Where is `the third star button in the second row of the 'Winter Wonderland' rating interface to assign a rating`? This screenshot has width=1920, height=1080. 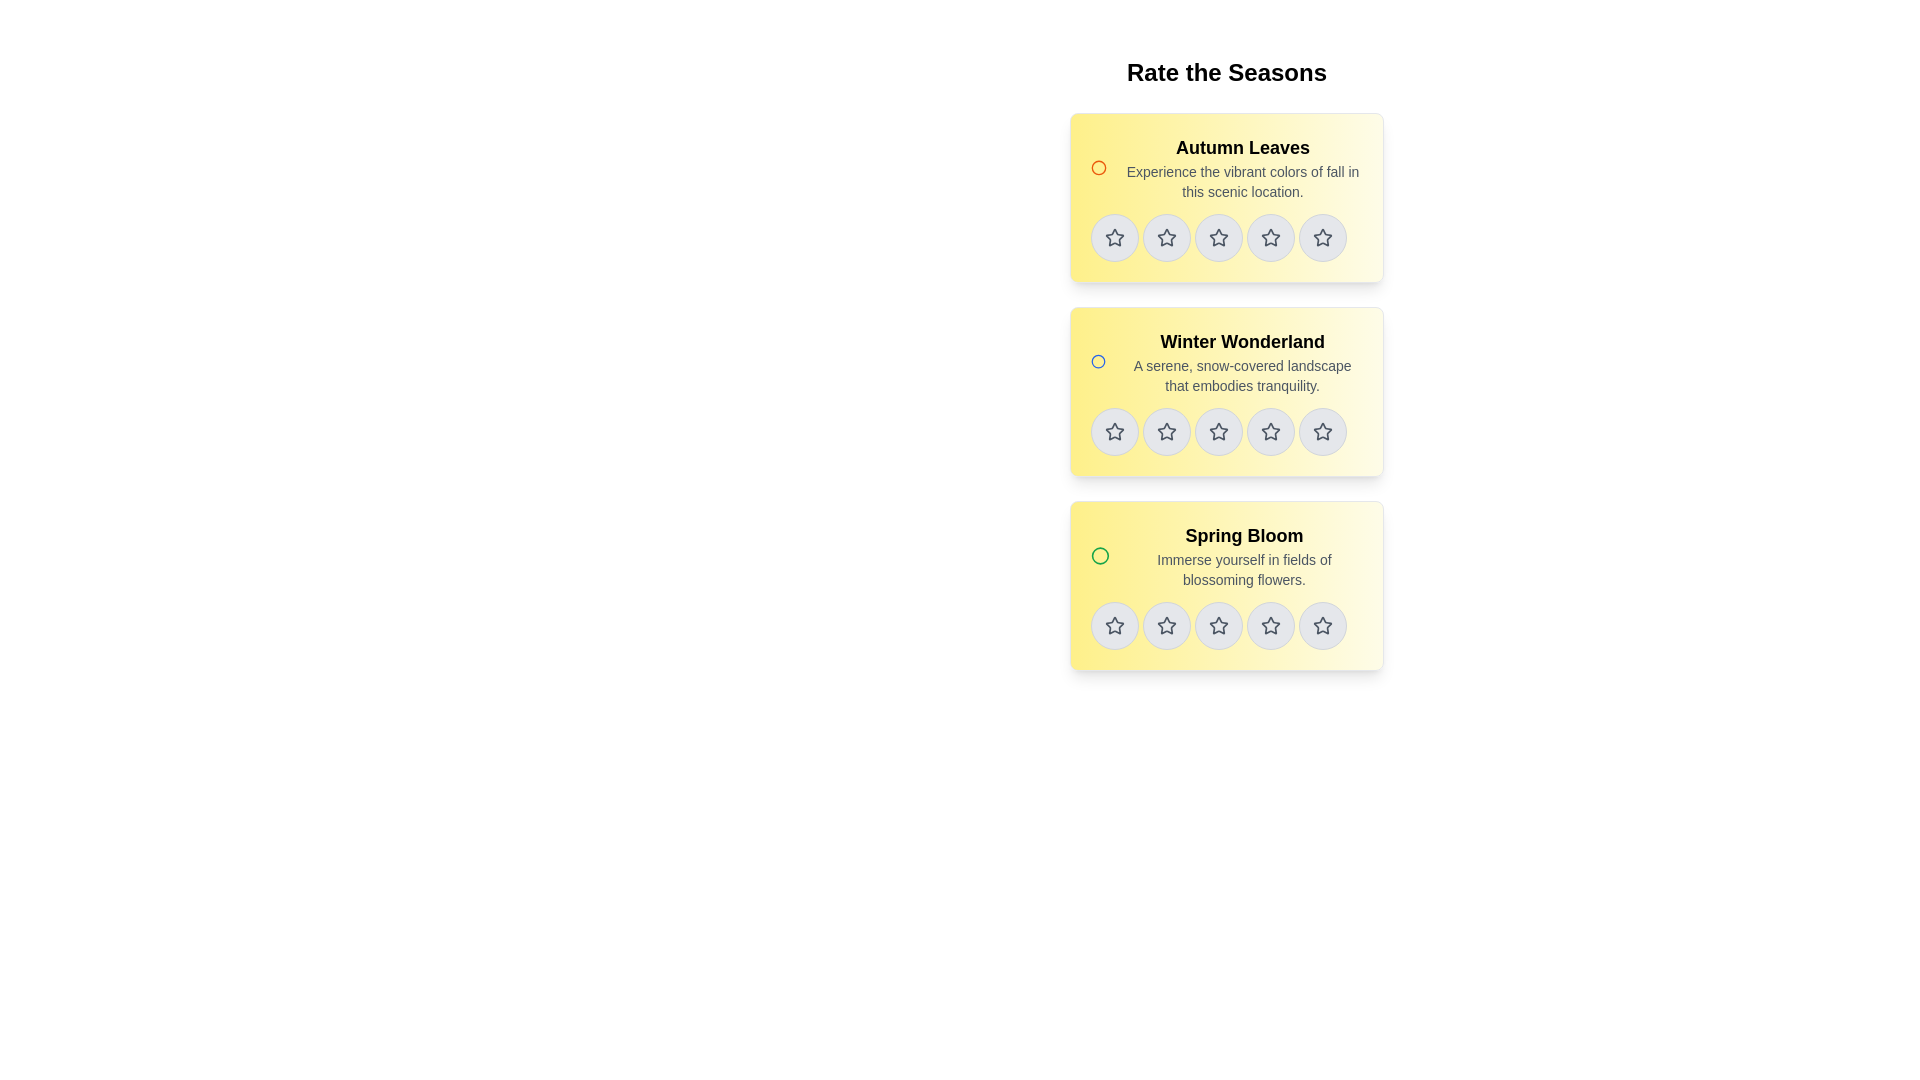
the third star button in the second row of the 'Winter Wonderland' rating interface to assign a rating is located at coordinates (1218, 431).